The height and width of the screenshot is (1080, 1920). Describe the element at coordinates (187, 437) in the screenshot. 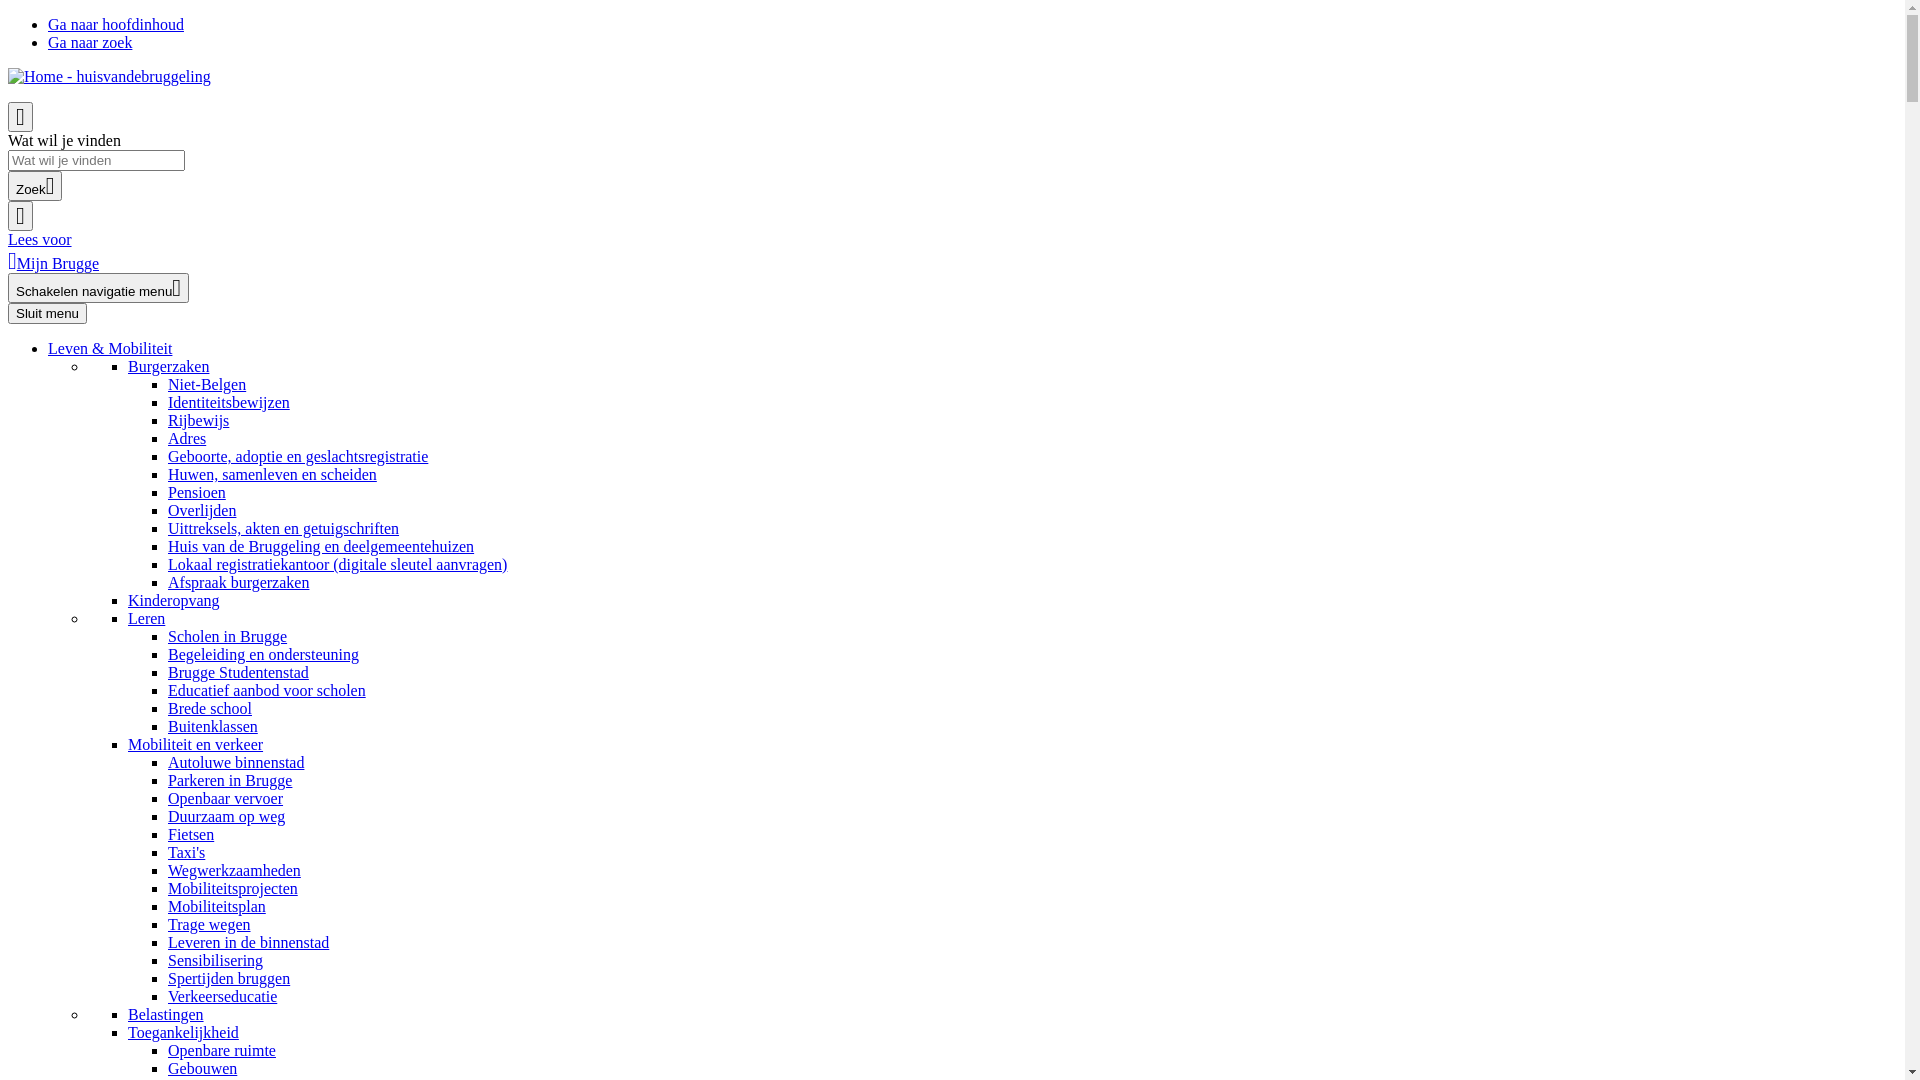

I see `'Adres'` at that location.